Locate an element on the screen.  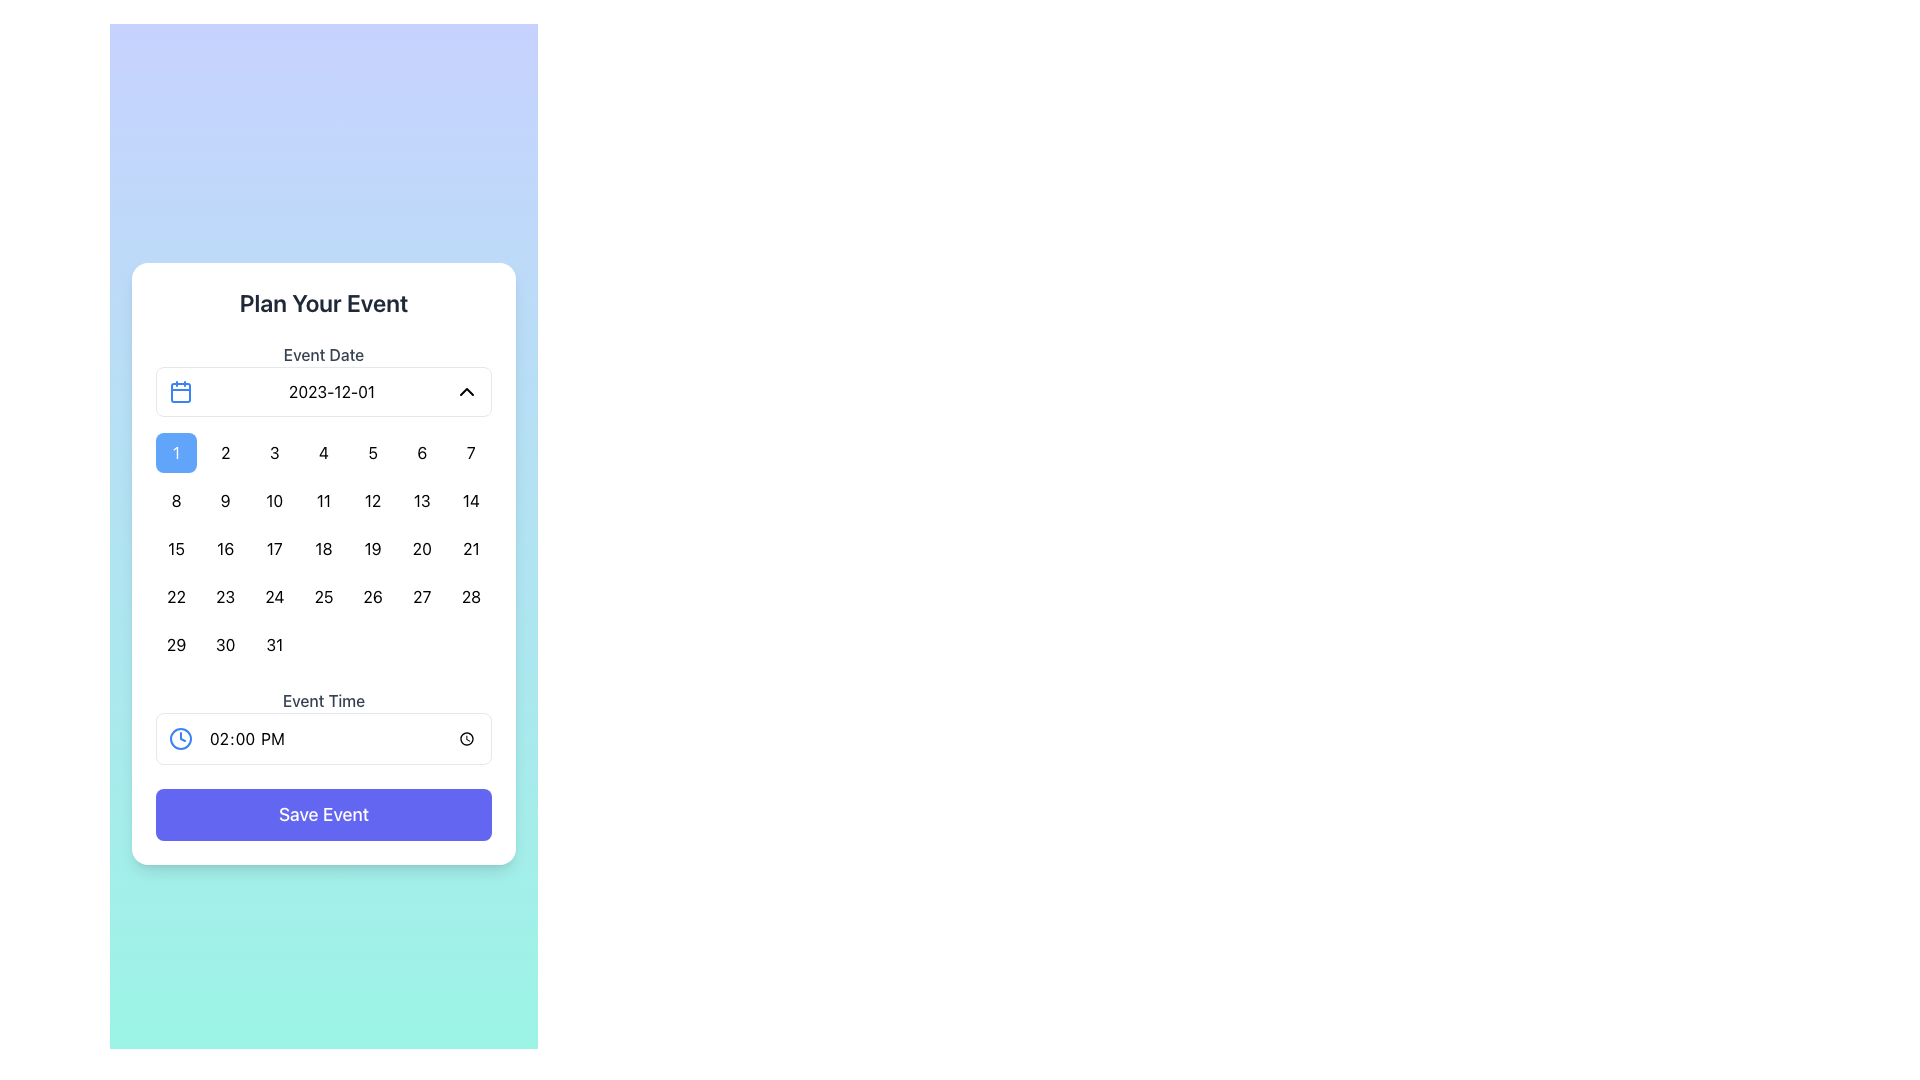
the text element displaying the date '2023-12-01', which is centrally aligned within the input field labeled 'Event Date' and positioned between a calendar icon on the left and a chevron dropdown icon on the right is located at coordinates (331, 392).